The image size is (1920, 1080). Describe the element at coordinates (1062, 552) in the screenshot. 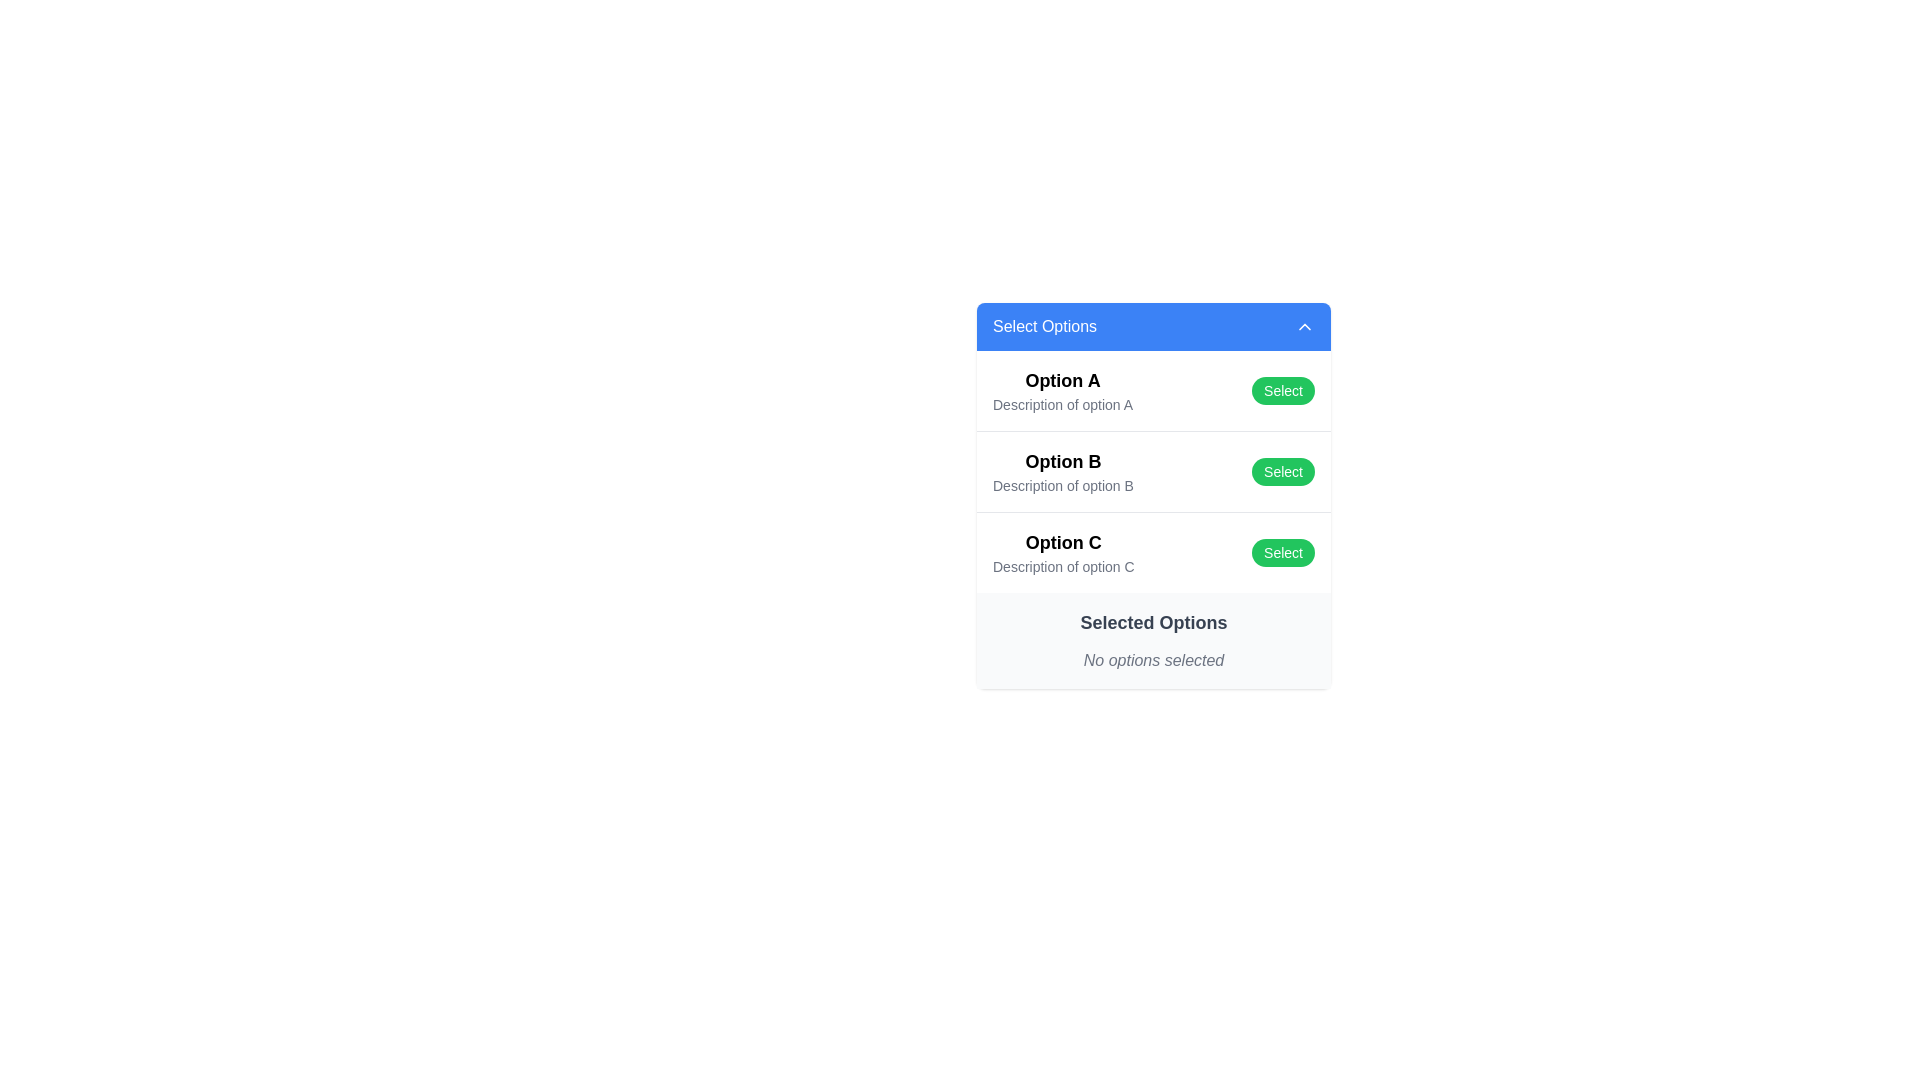

I see `description of the text block representing option 'C' in the selection list located in the scrollable section titled 'Select Options'` at that location.